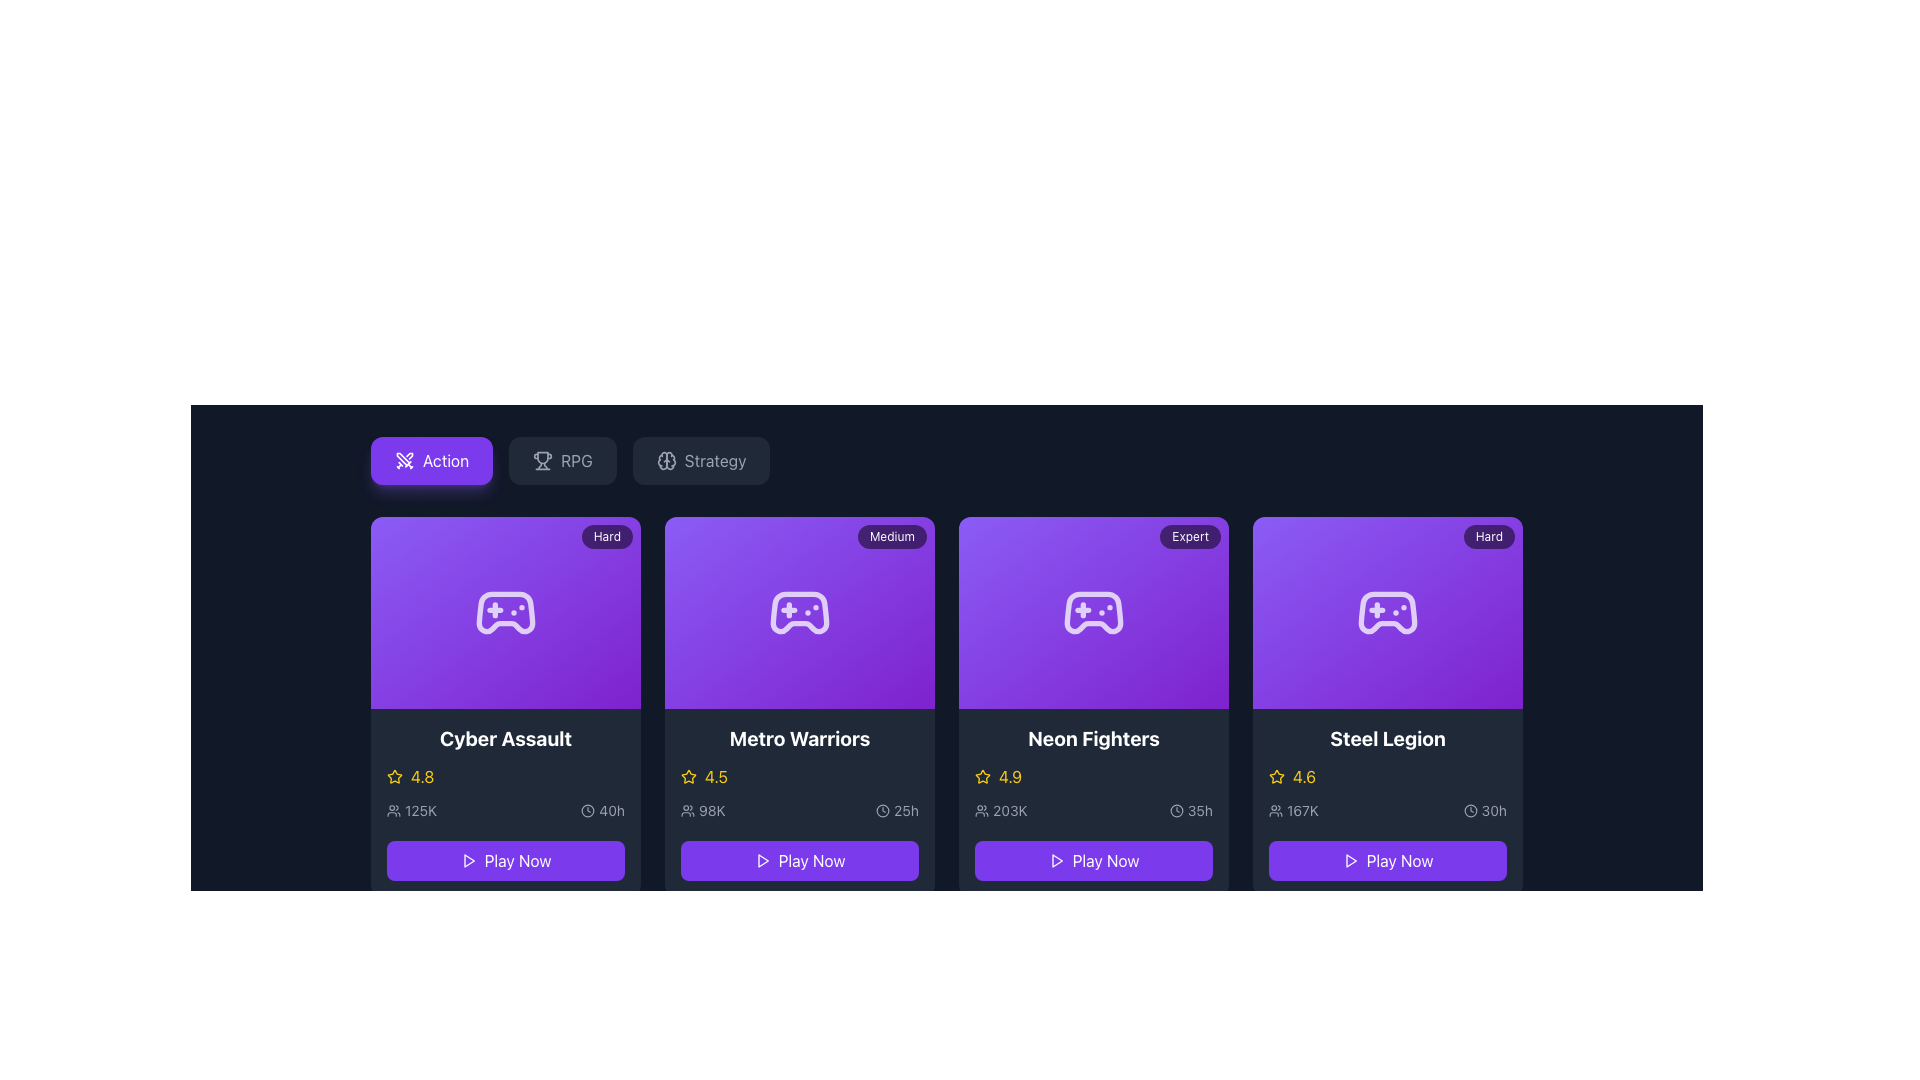  What do you see at coordinates (882, 810) in the screenshot?
I see `the duration indicator icon displaying '25h' located beneath the purple card titled 'Metro Warriors' in the bottom-left corner` at bounding box center [882, 810].